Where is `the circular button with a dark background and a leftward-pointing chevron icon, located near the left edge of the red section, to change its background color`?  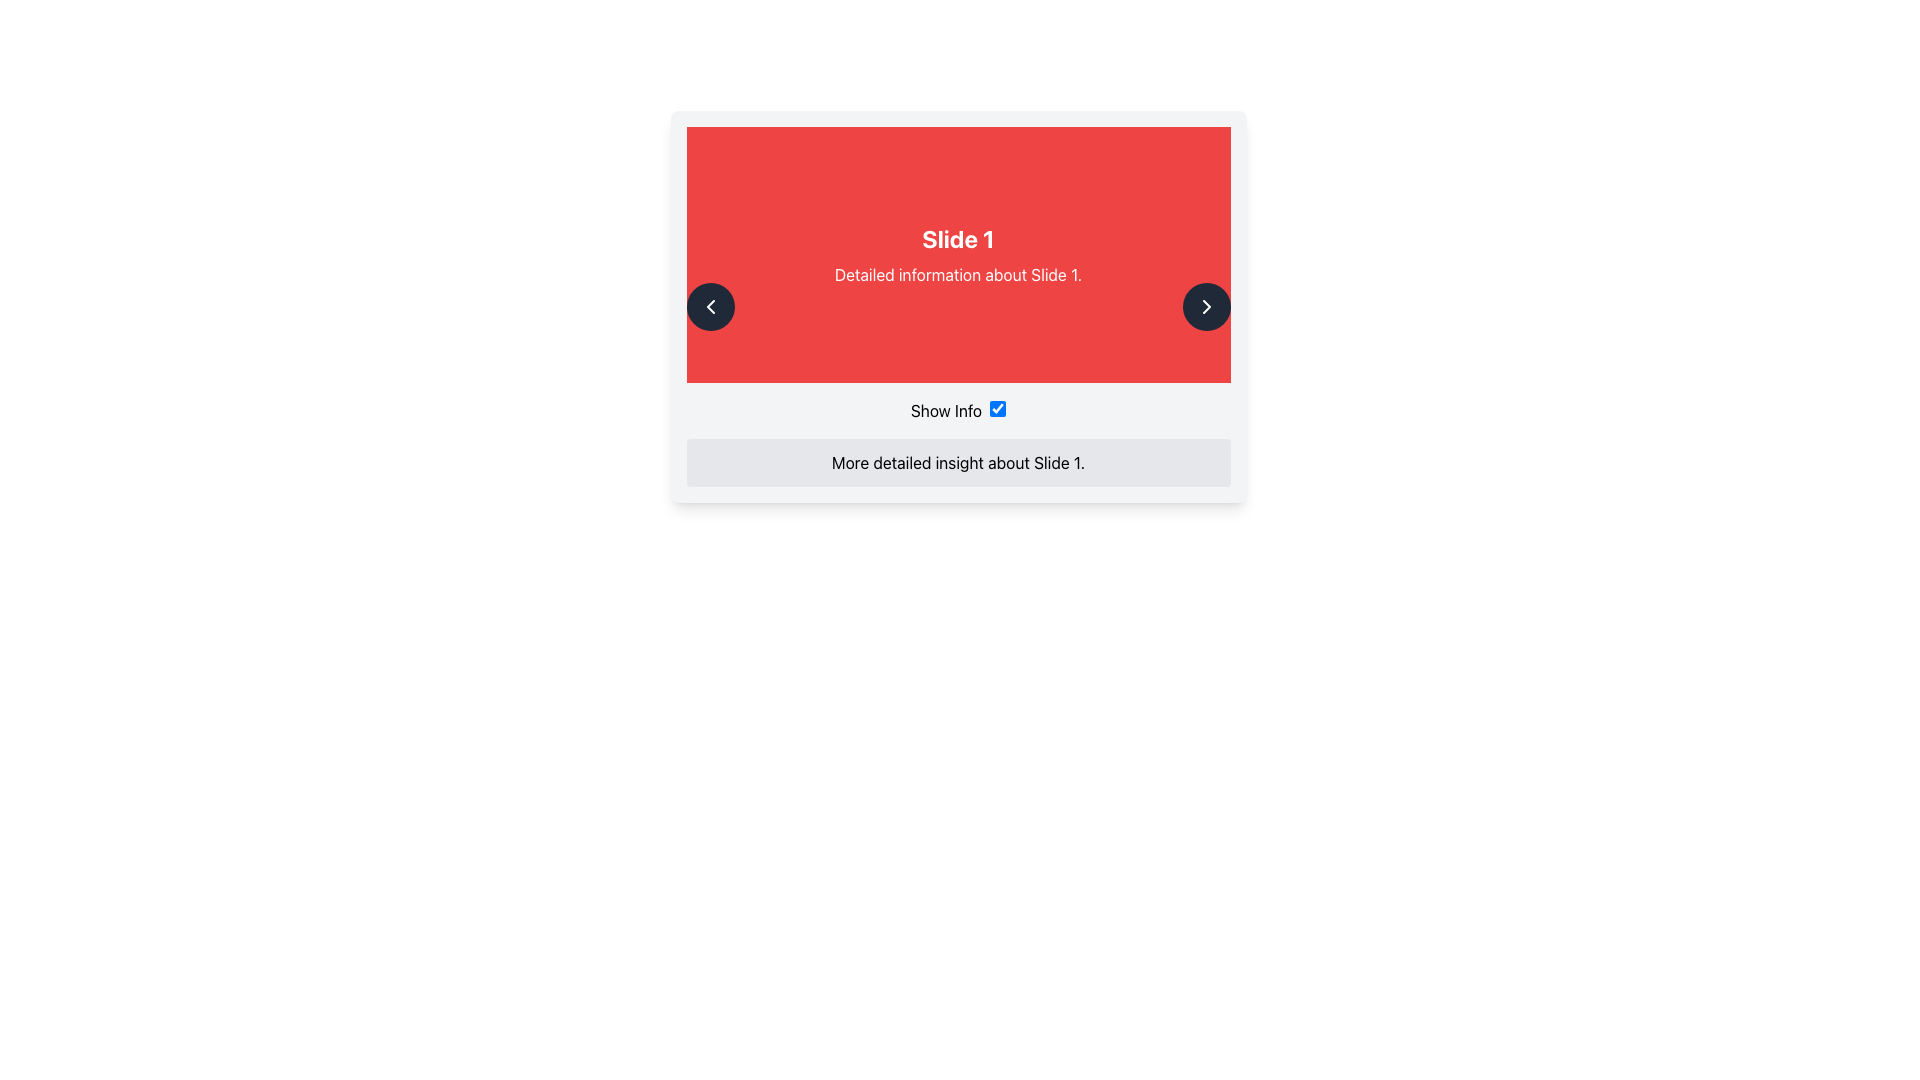 the circular button with a dark background and a leftward-pointing chevron icon, located near the left edge of the red section, to change its background color is located at coordinates (710, 307).